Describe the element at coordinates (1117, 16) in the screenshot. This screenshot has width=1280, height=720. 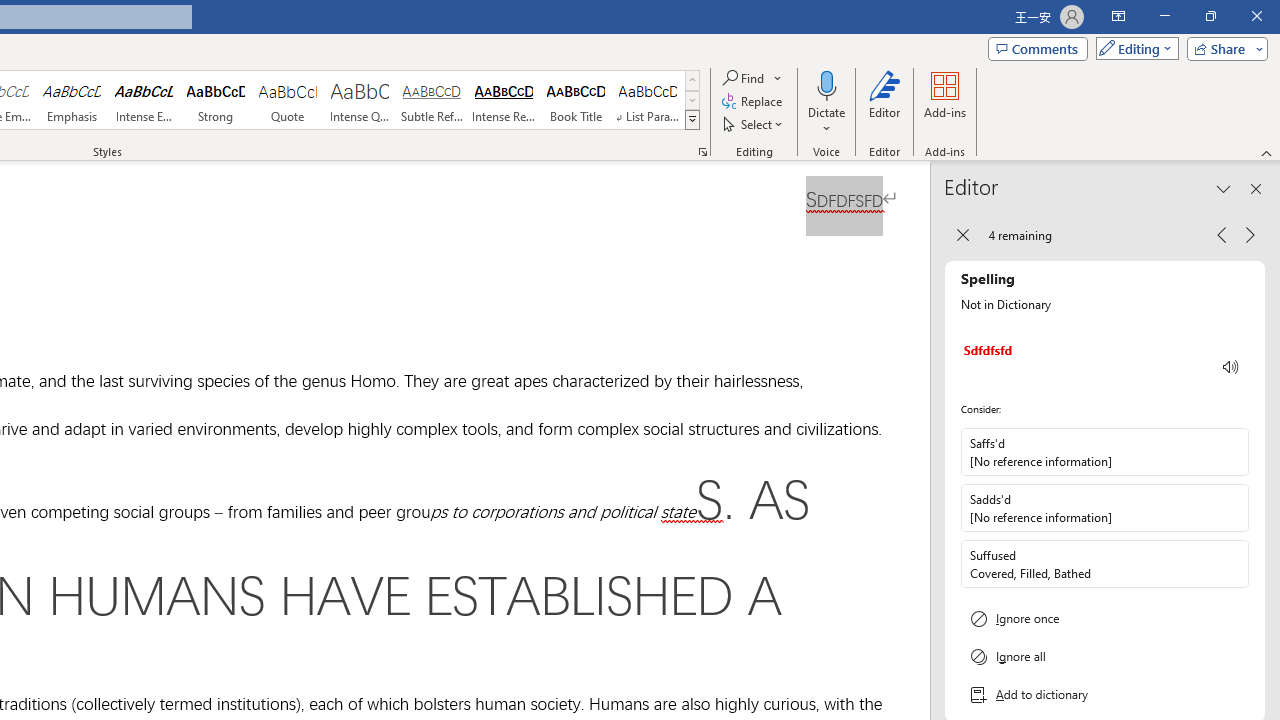
I see `'Ribbon Display Options'` at that location.